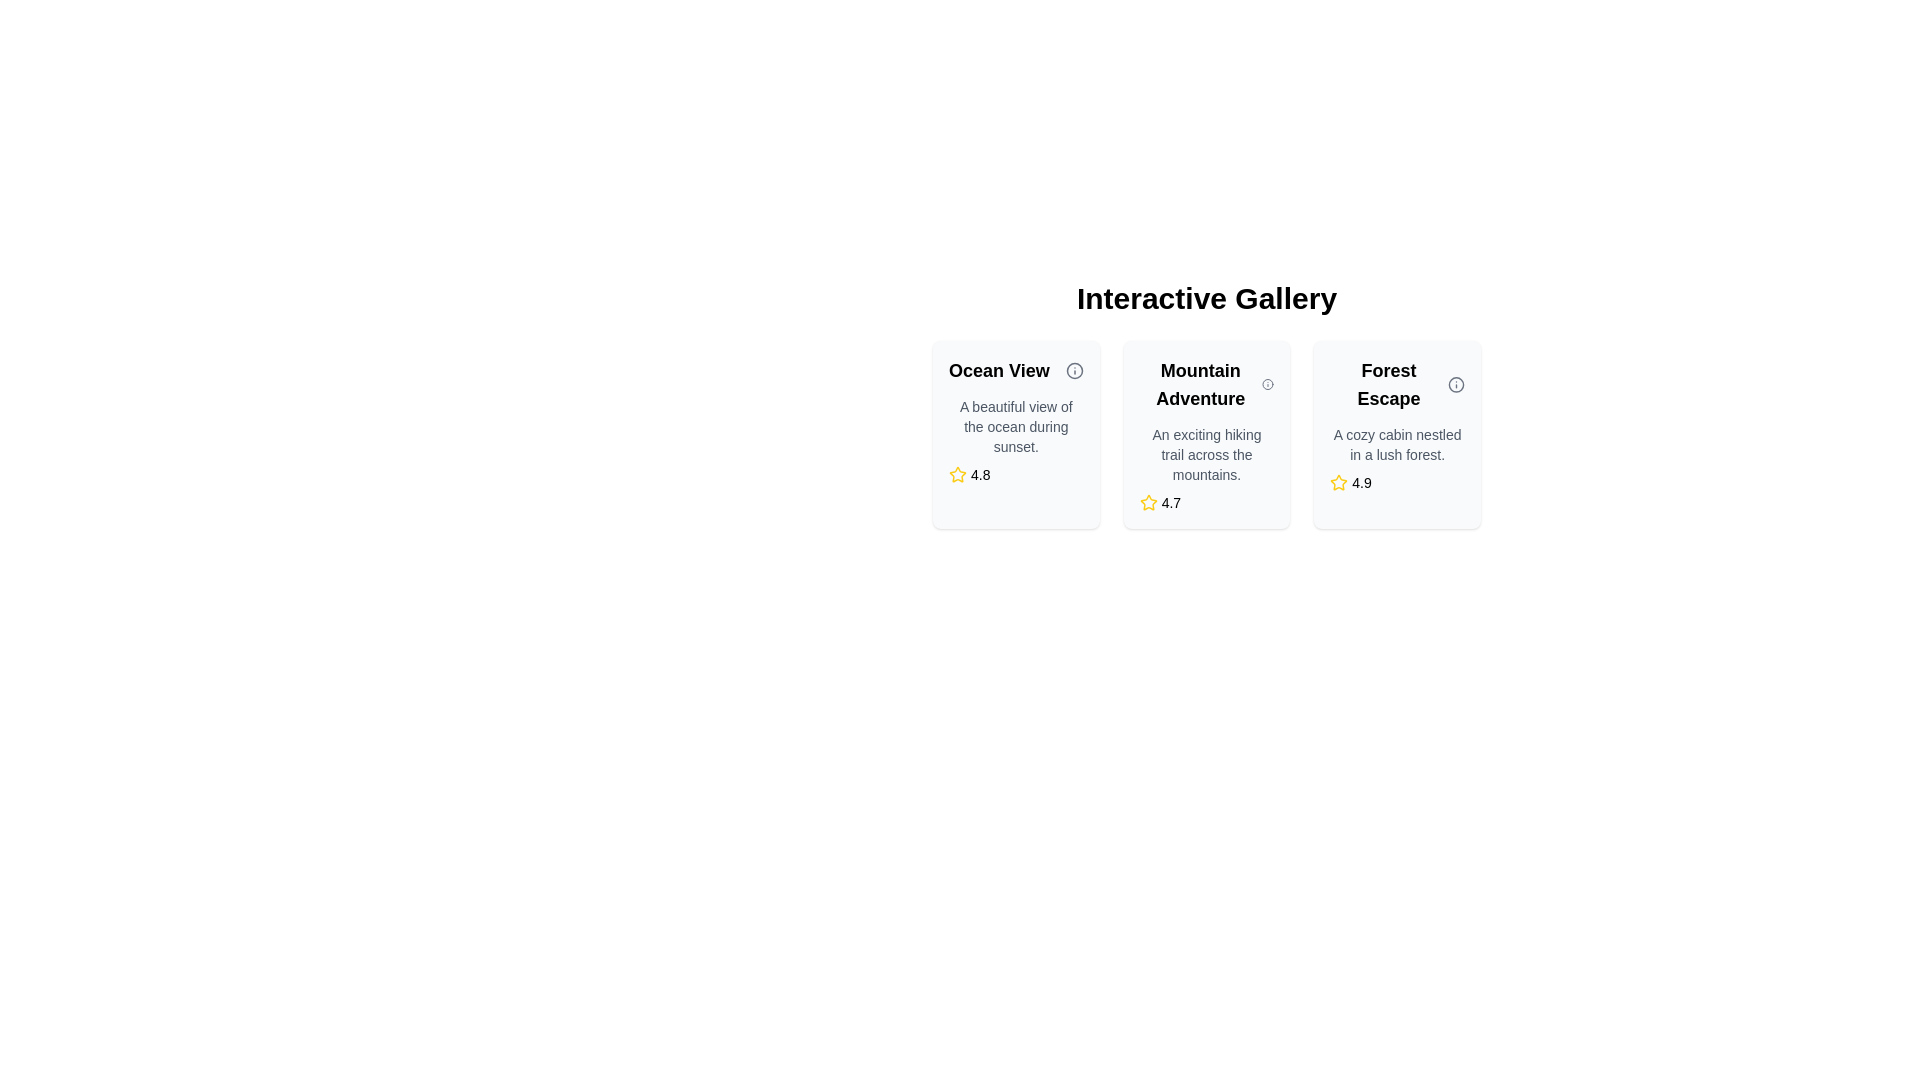 The height and width of the screenshot is (1080, 1920). Describe the element at coordinates (1396, 434) in the screenshot. I see `the third interactive card labeled 'Forest Escape' in the Interactive Gallery` at that location.